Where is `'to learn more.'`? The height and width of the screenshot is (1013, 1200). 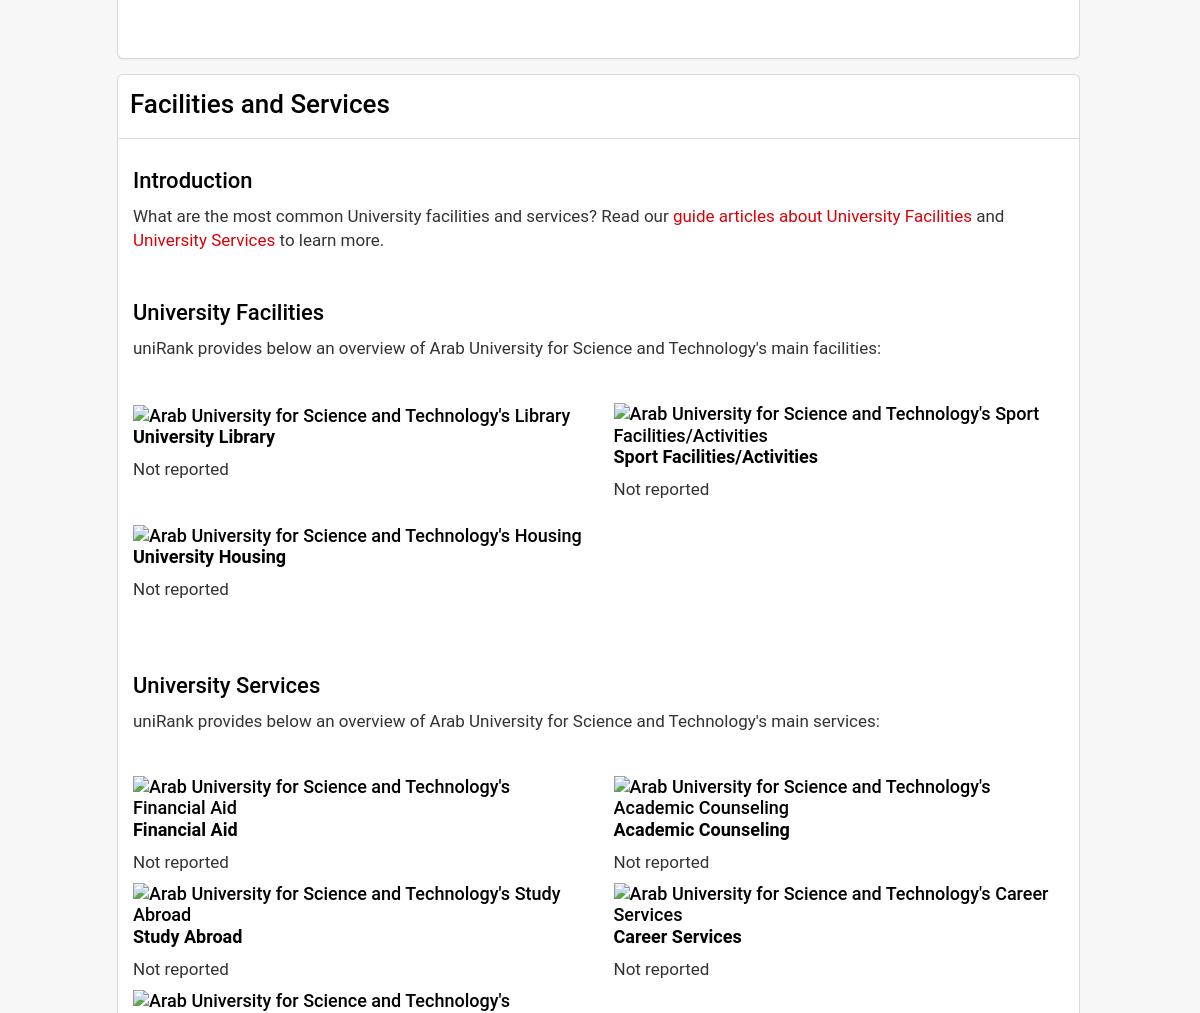 'to learn more.' is located at coordinates (274, 238).